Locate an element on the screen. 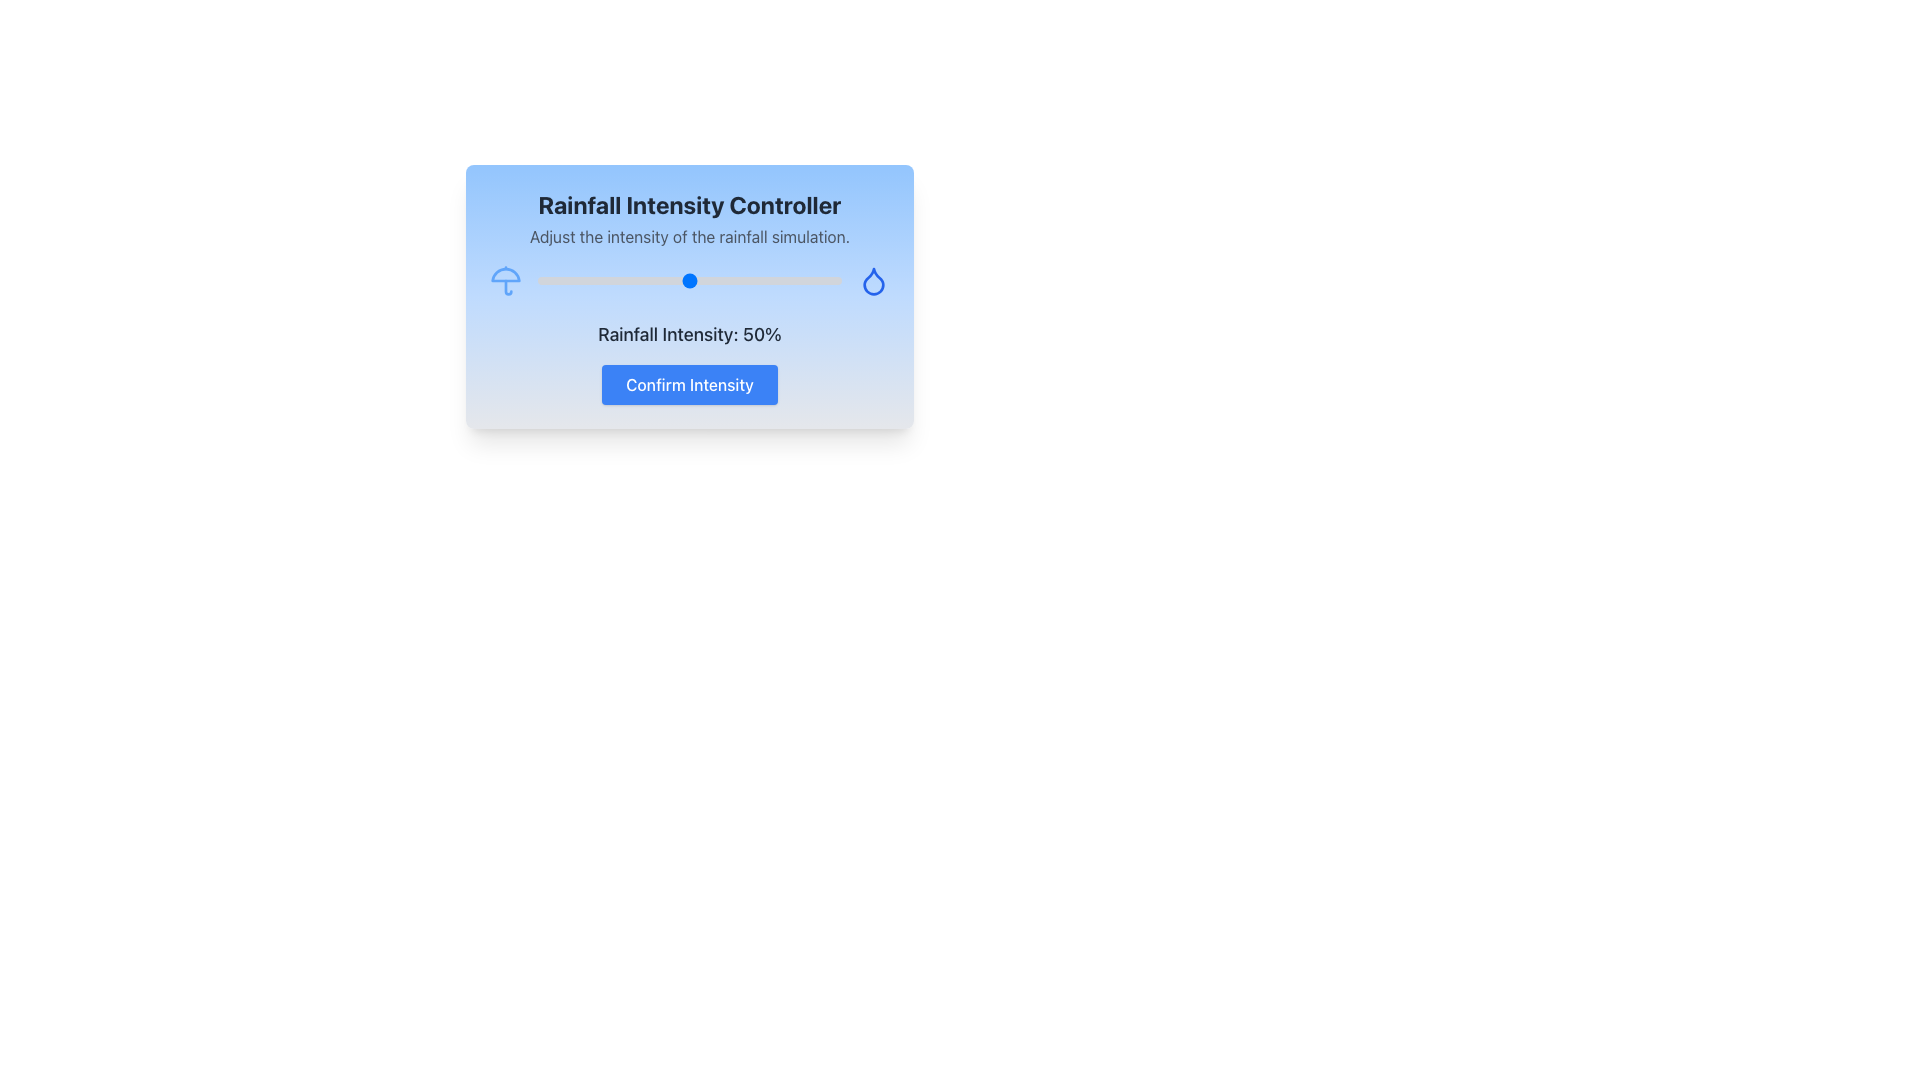  label displaying the current rainfall intensity percentage in the Composite element located in the 'Rainfall Intensity Controller' card, which includes a confirmation button is located at coordinates (690, 362).